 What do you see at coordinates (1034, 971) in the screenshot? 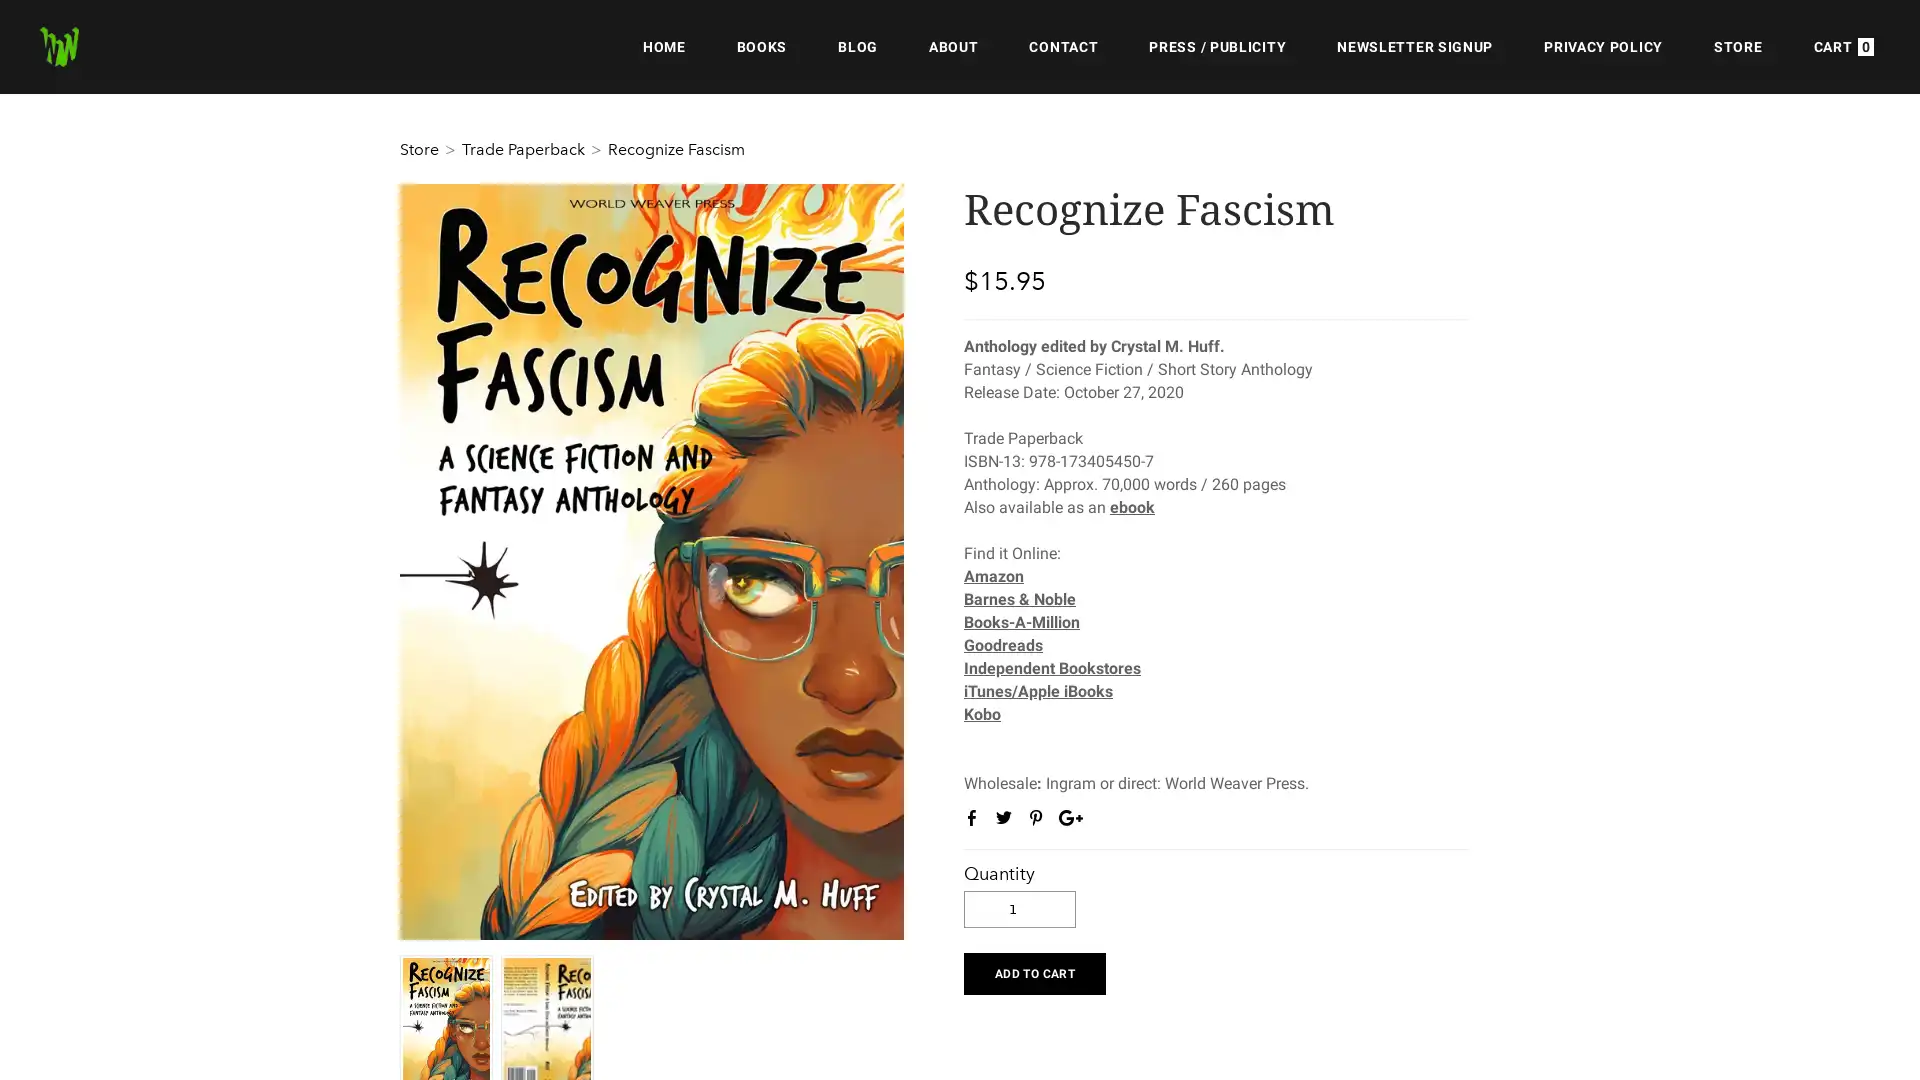
I see `ADD TO CART` at bounding box center [1034, 971].